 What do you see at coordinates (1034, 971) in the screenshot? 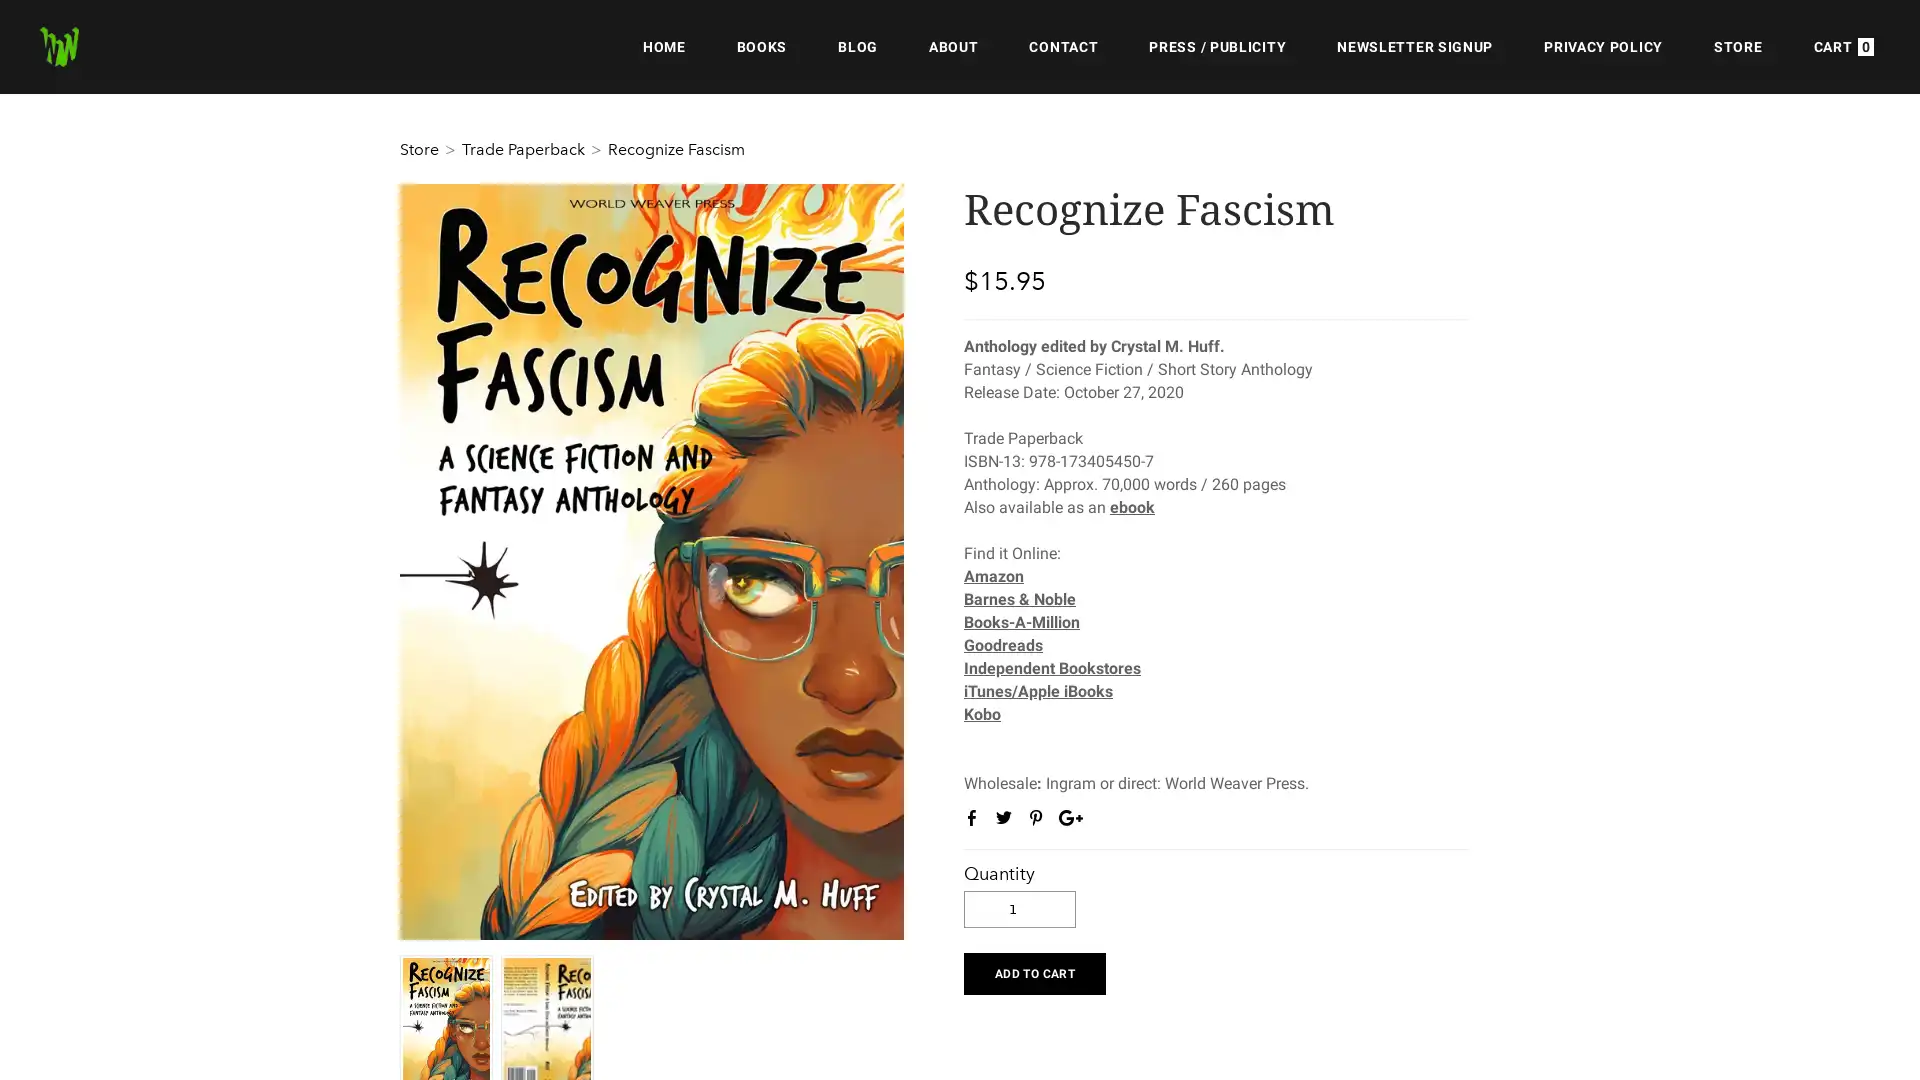
I see `ADD TO CART` at bounding box center [1034, 971].